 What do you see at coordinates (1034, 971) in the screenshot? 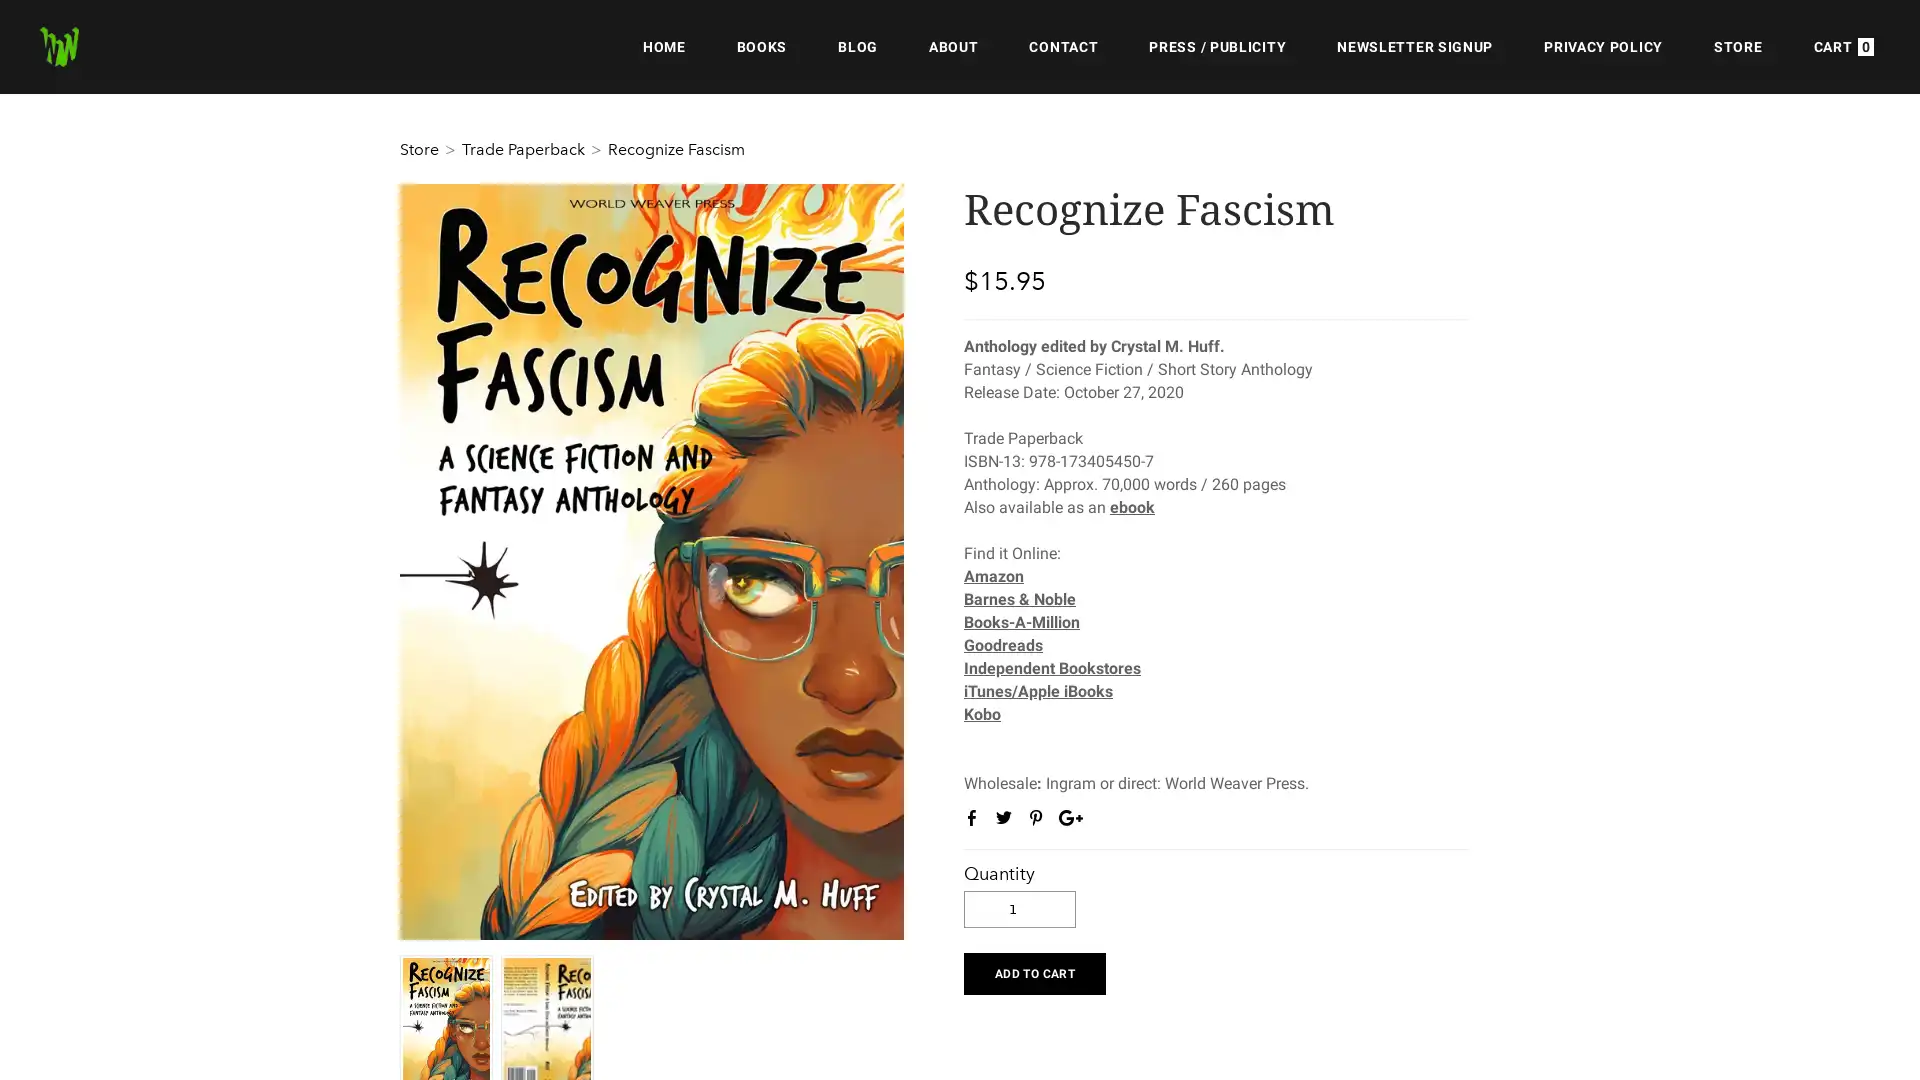
I see `ADD TO CART` at bounding box center [1034, 971].